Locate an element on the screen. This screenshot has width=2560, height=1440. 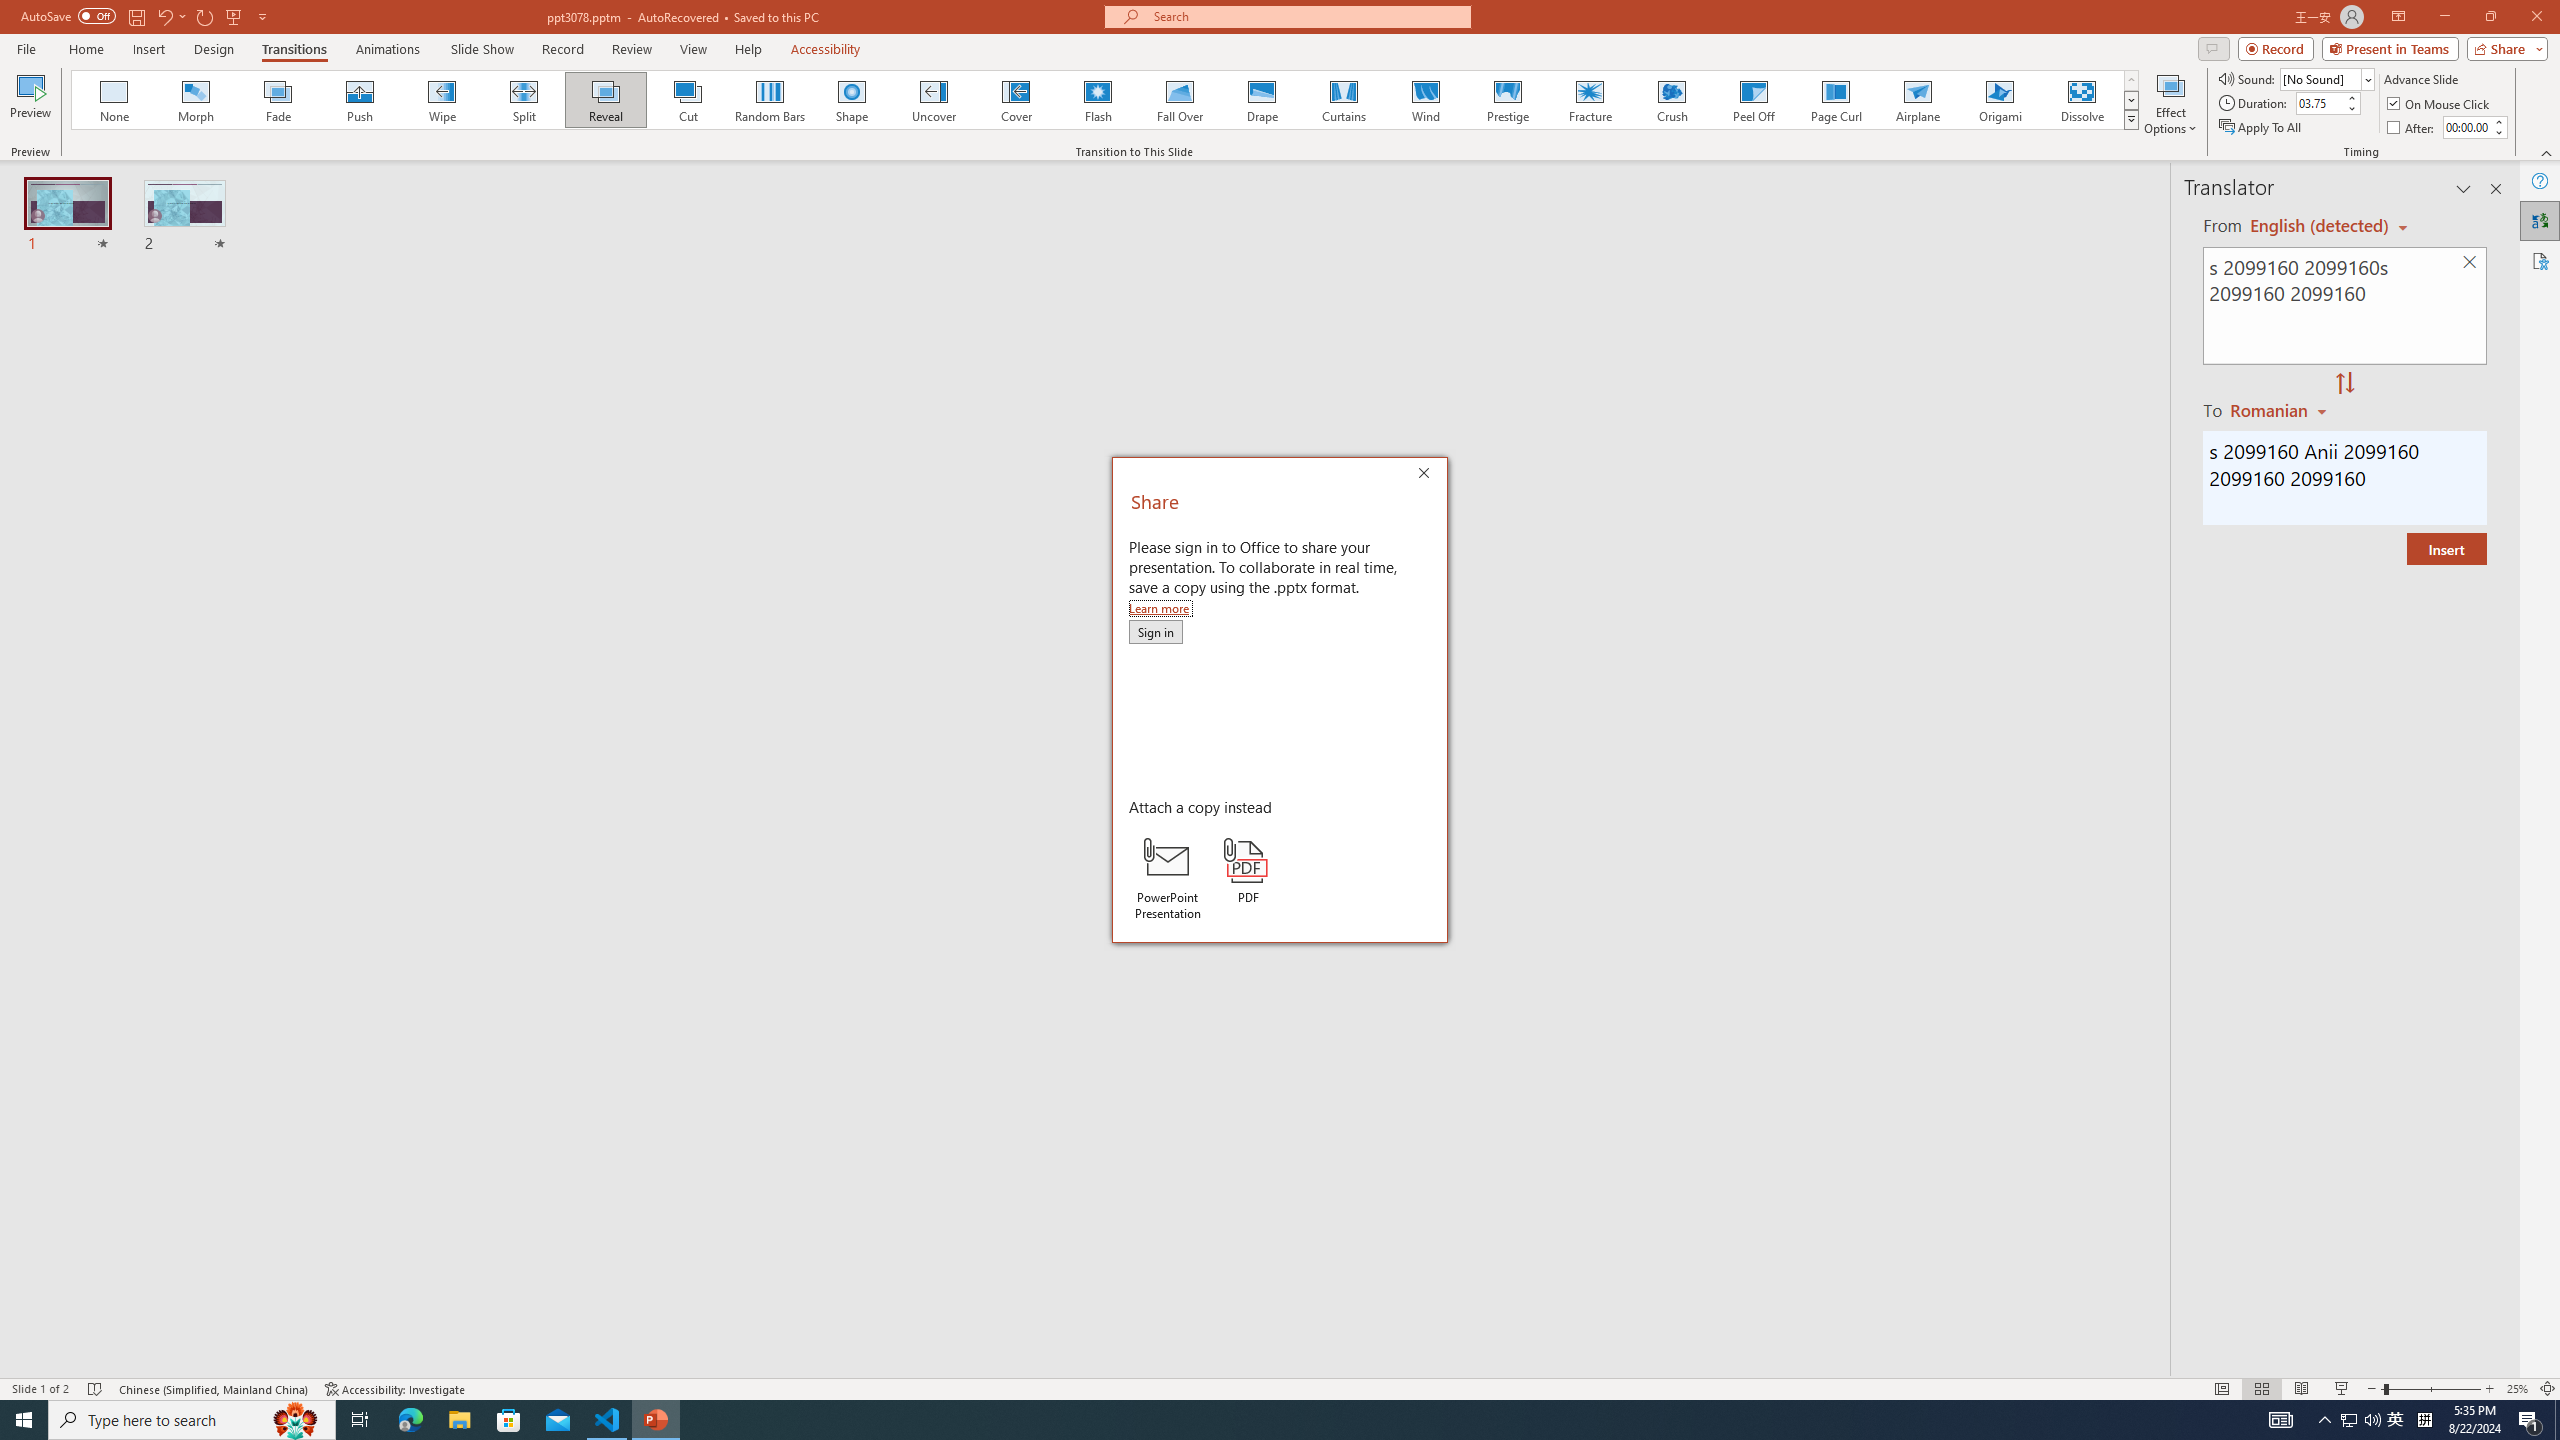
'Effect Options' is located at coordinates (2169, 103).